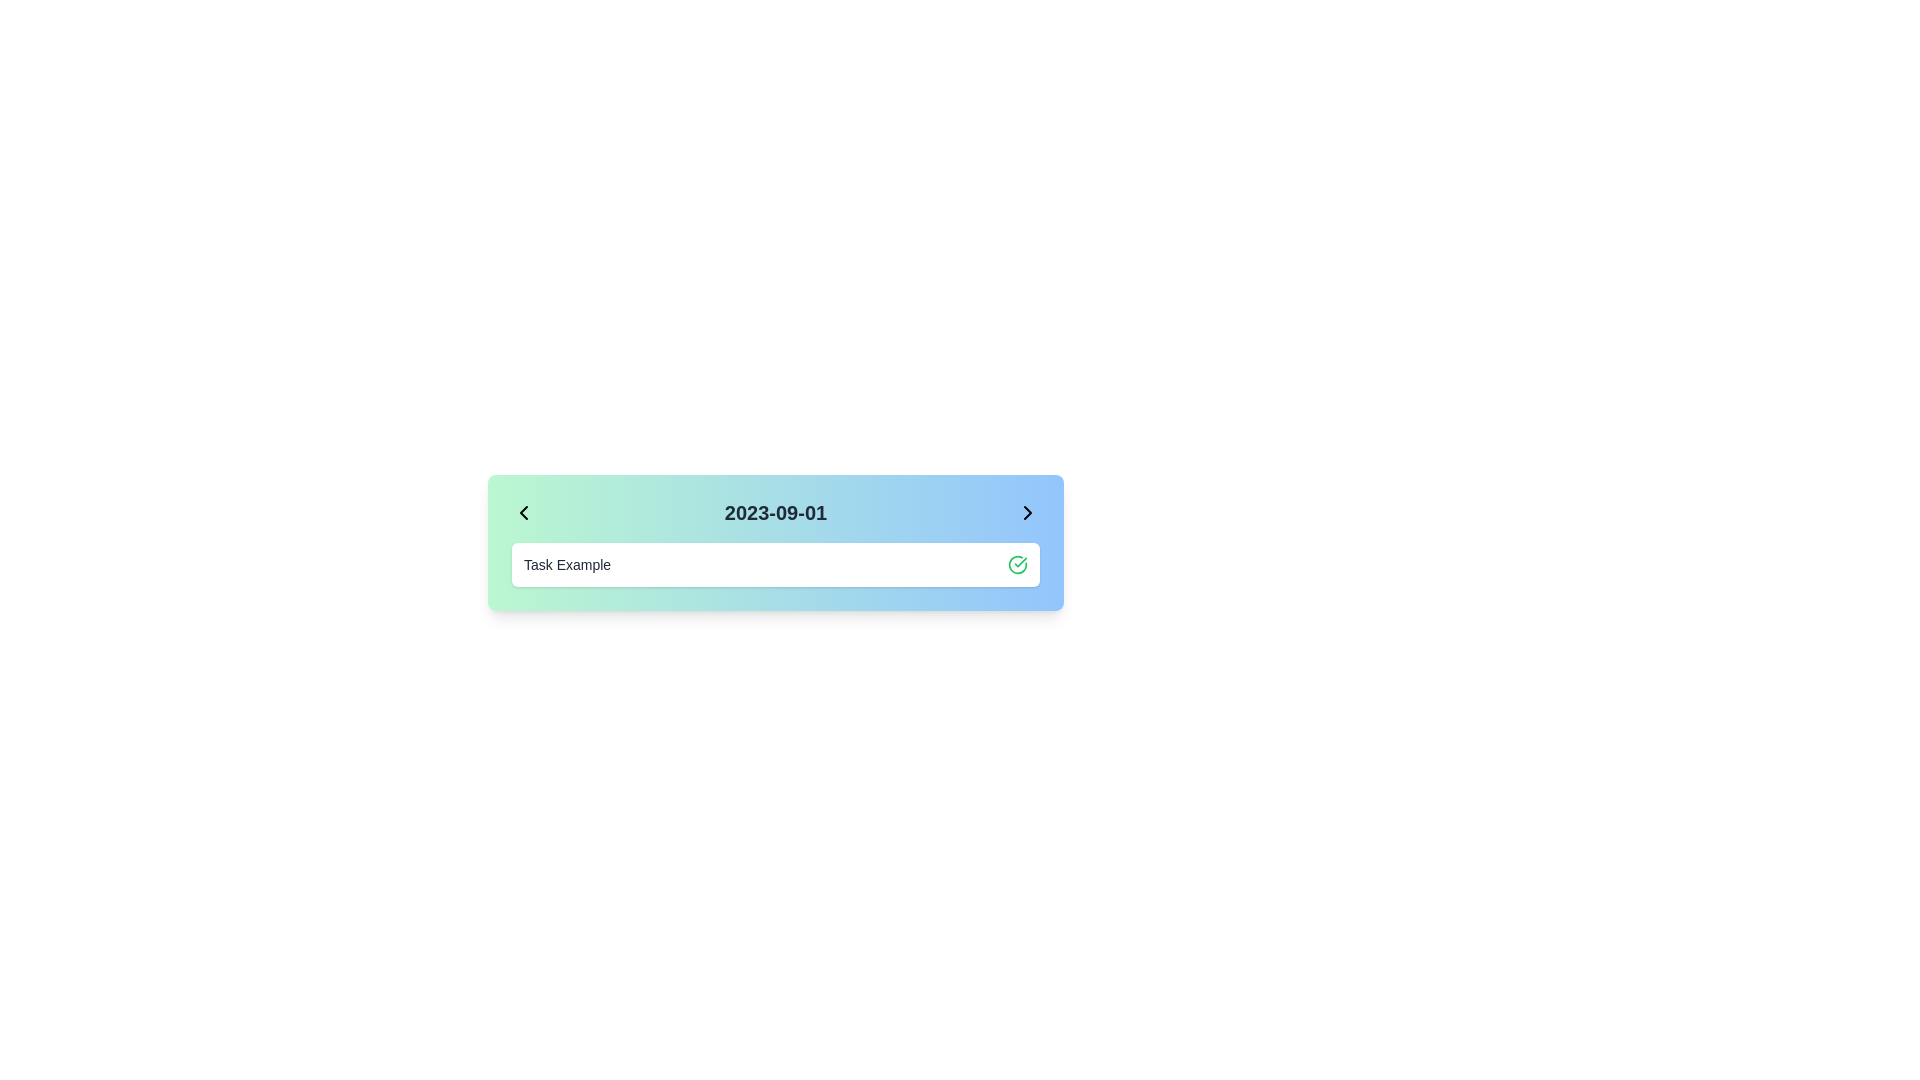 The height and width of the screenshot is (1080, 1920). Describe the element at coordinates (1027, 512) in the screenshot. I see `the 'ChevronRight' icon to navigate to the next day` at that location.